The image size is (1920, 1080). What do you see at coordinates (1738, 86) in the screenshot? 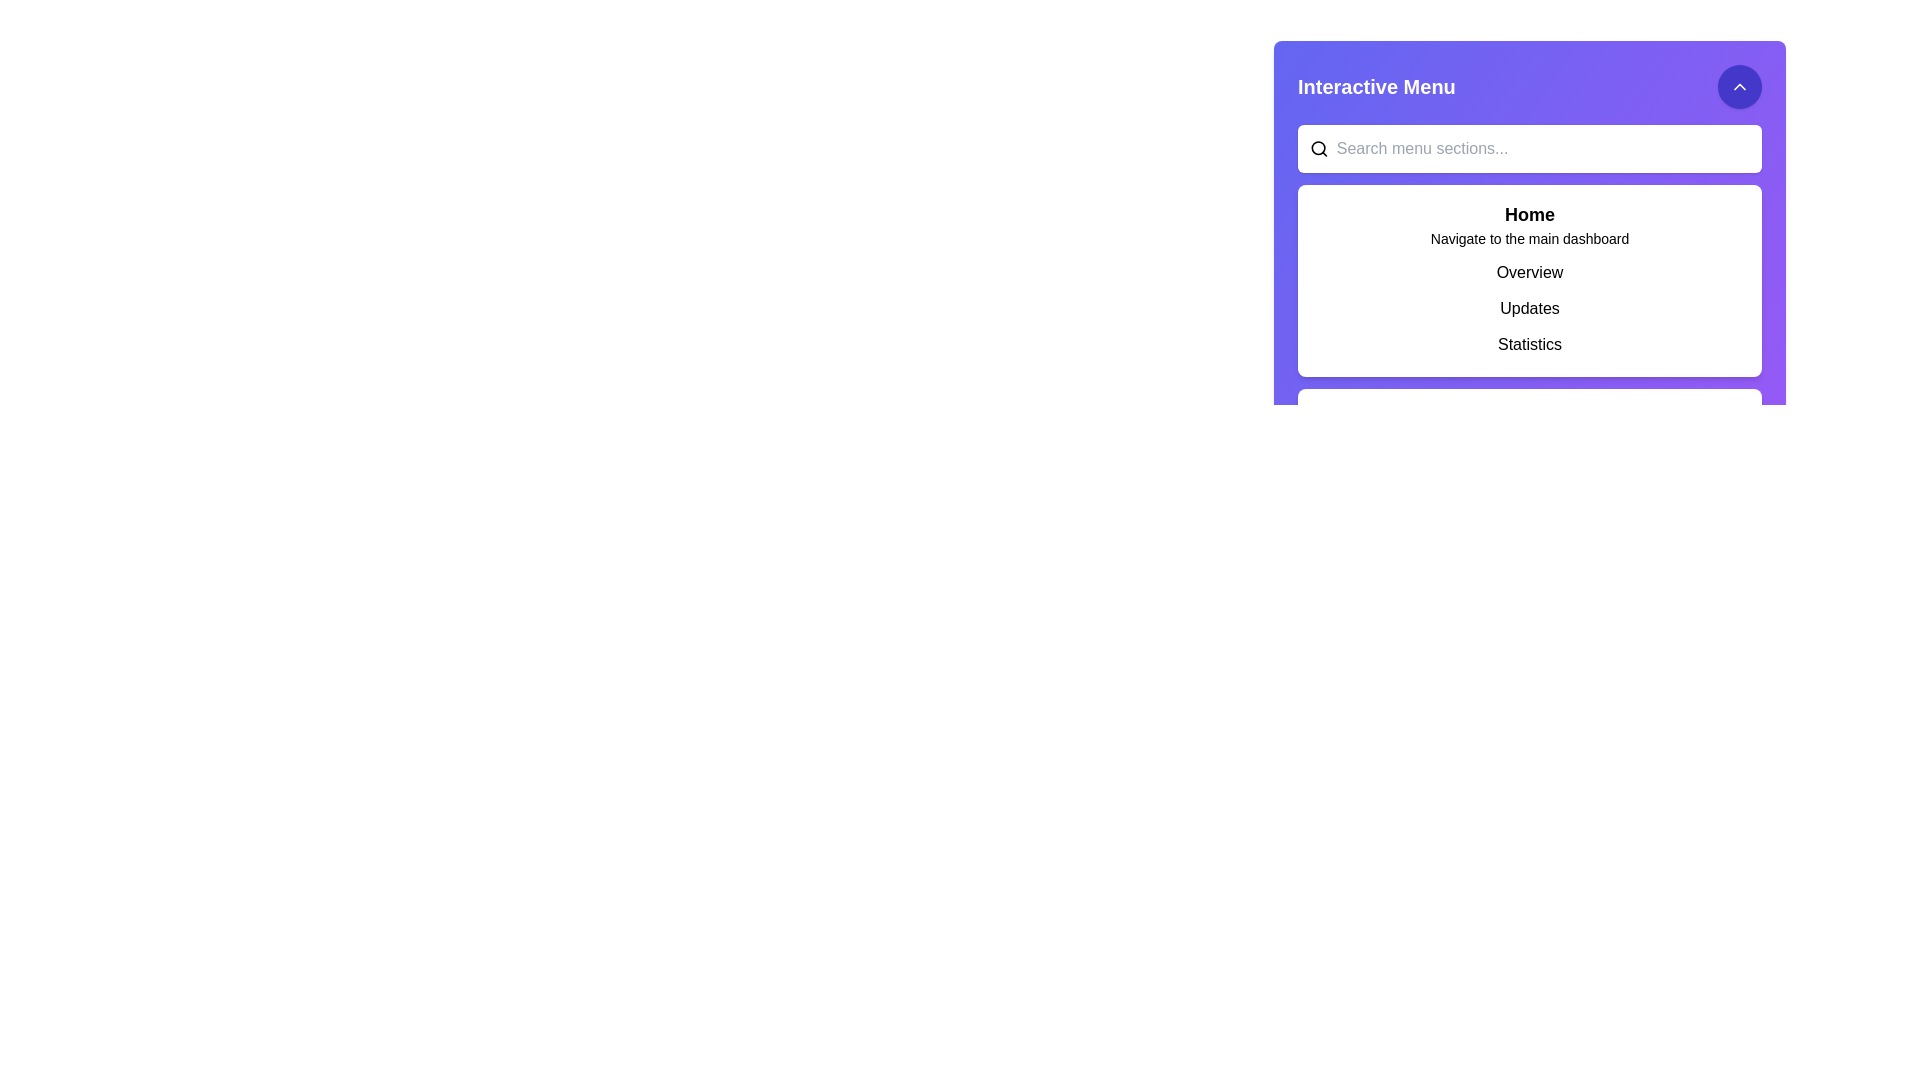
I see `the circular button with a purple background and a white upward arrow icon located at the top-right corner of the 'Interactive Menu' section` at bounding box center [1738, 86].